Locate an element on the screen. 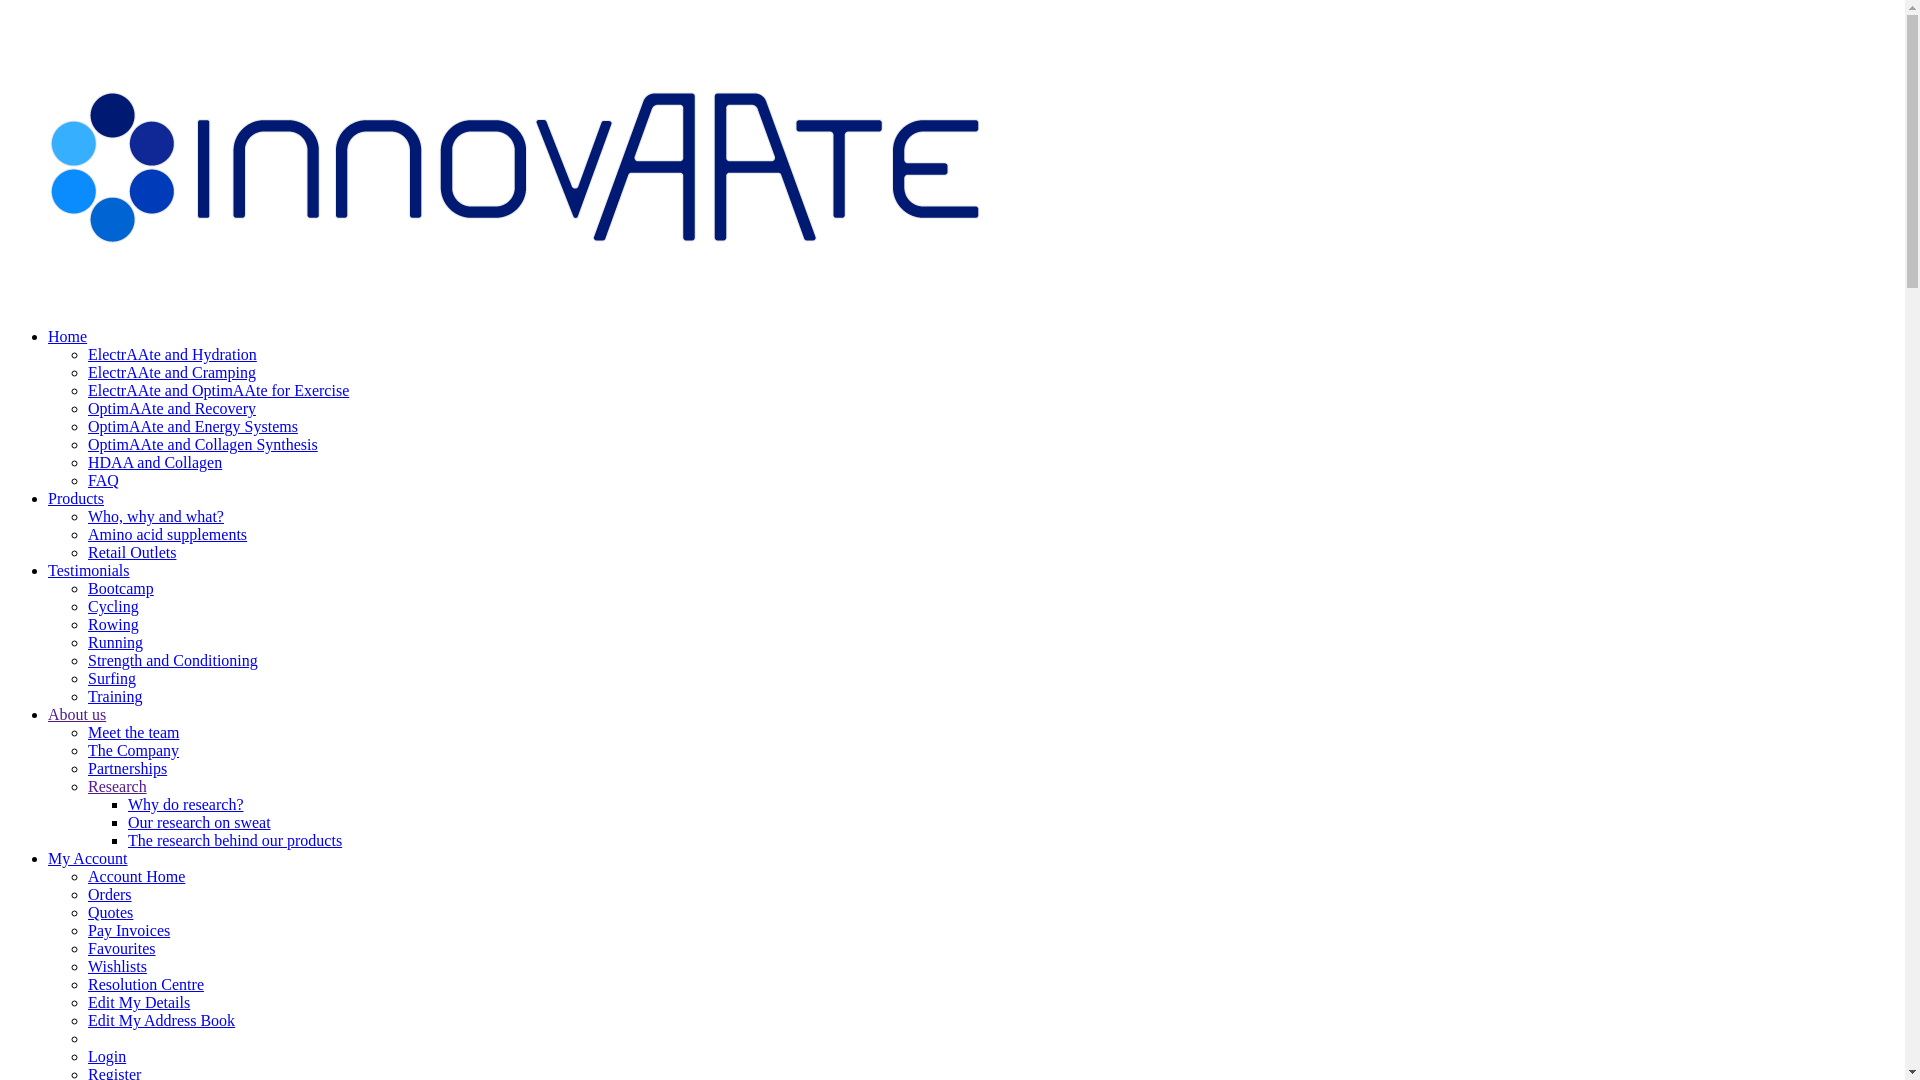  'Resolution Centre' is located at coordinates (144, 983).